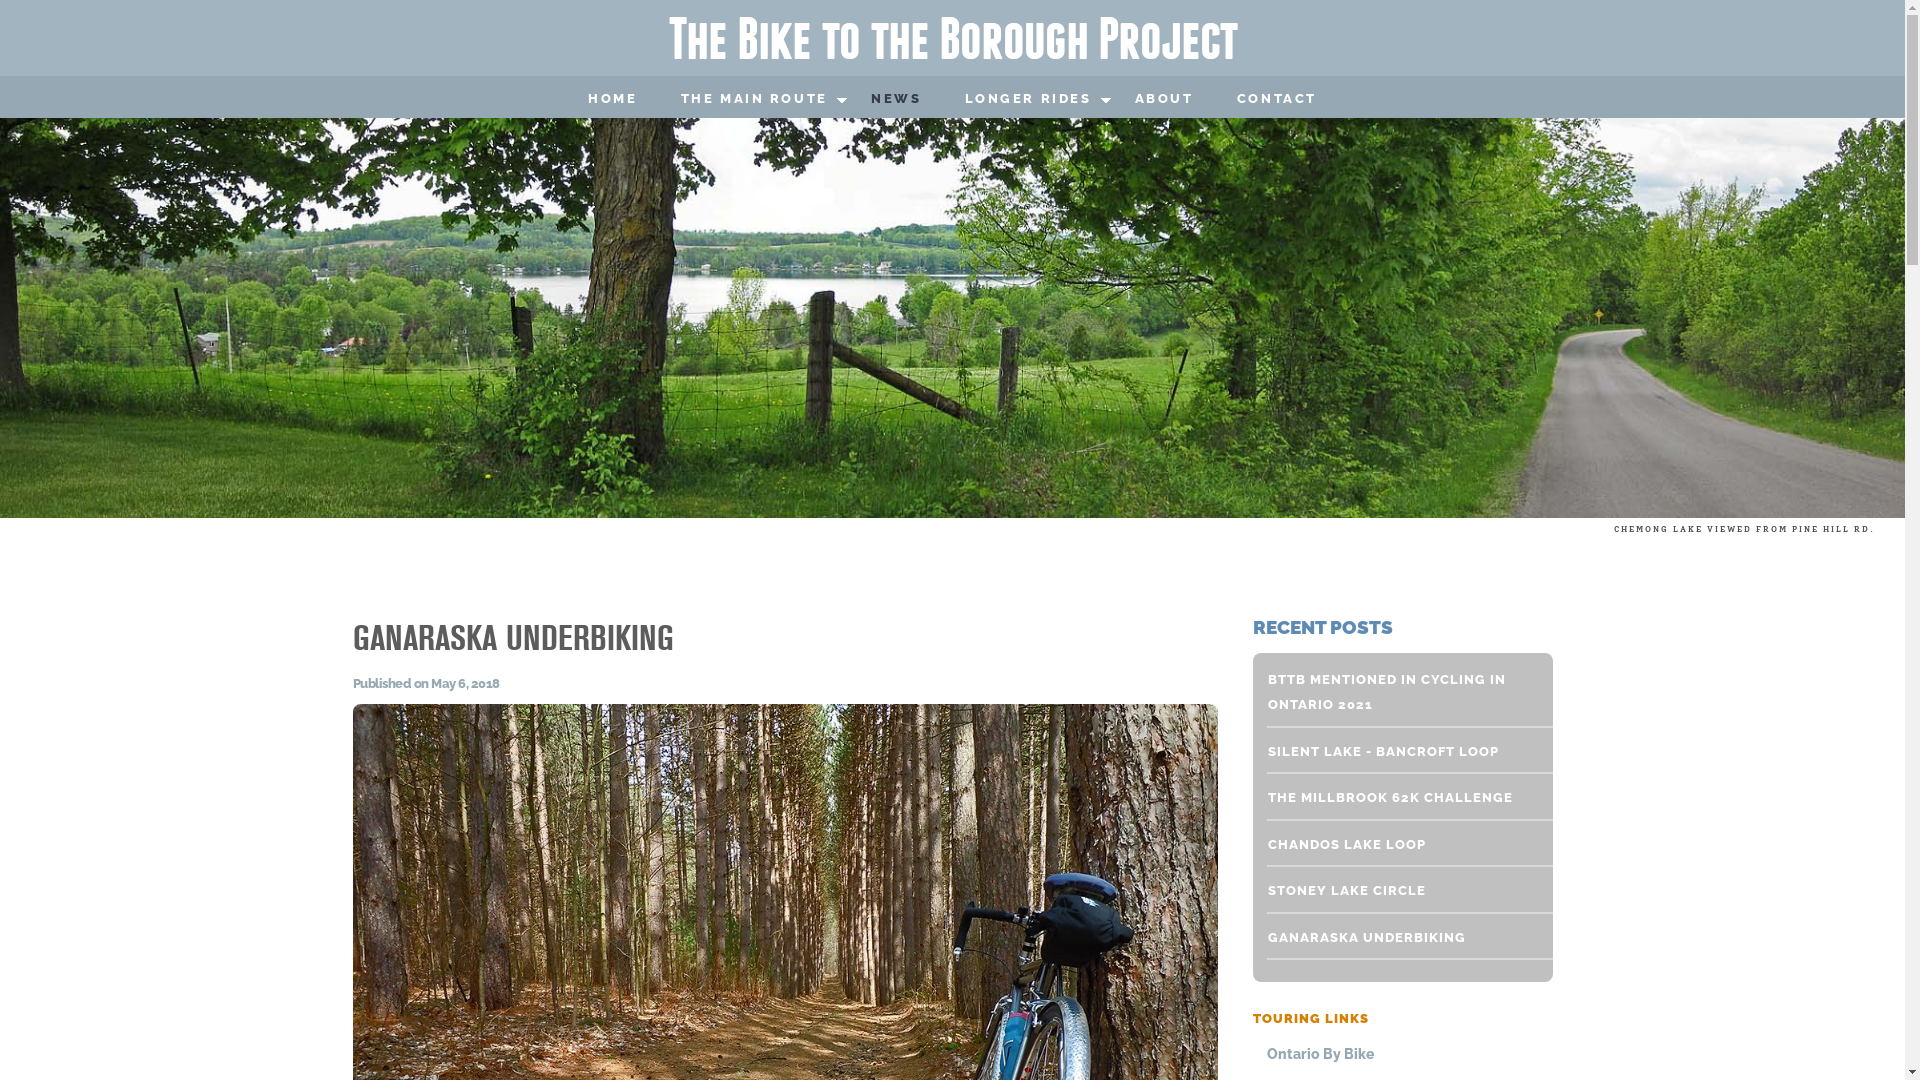 Image resolution: width=1920 pixels, height=1080 pixels. I want to click on 'LONGER RIDES', so click(1027, 99).